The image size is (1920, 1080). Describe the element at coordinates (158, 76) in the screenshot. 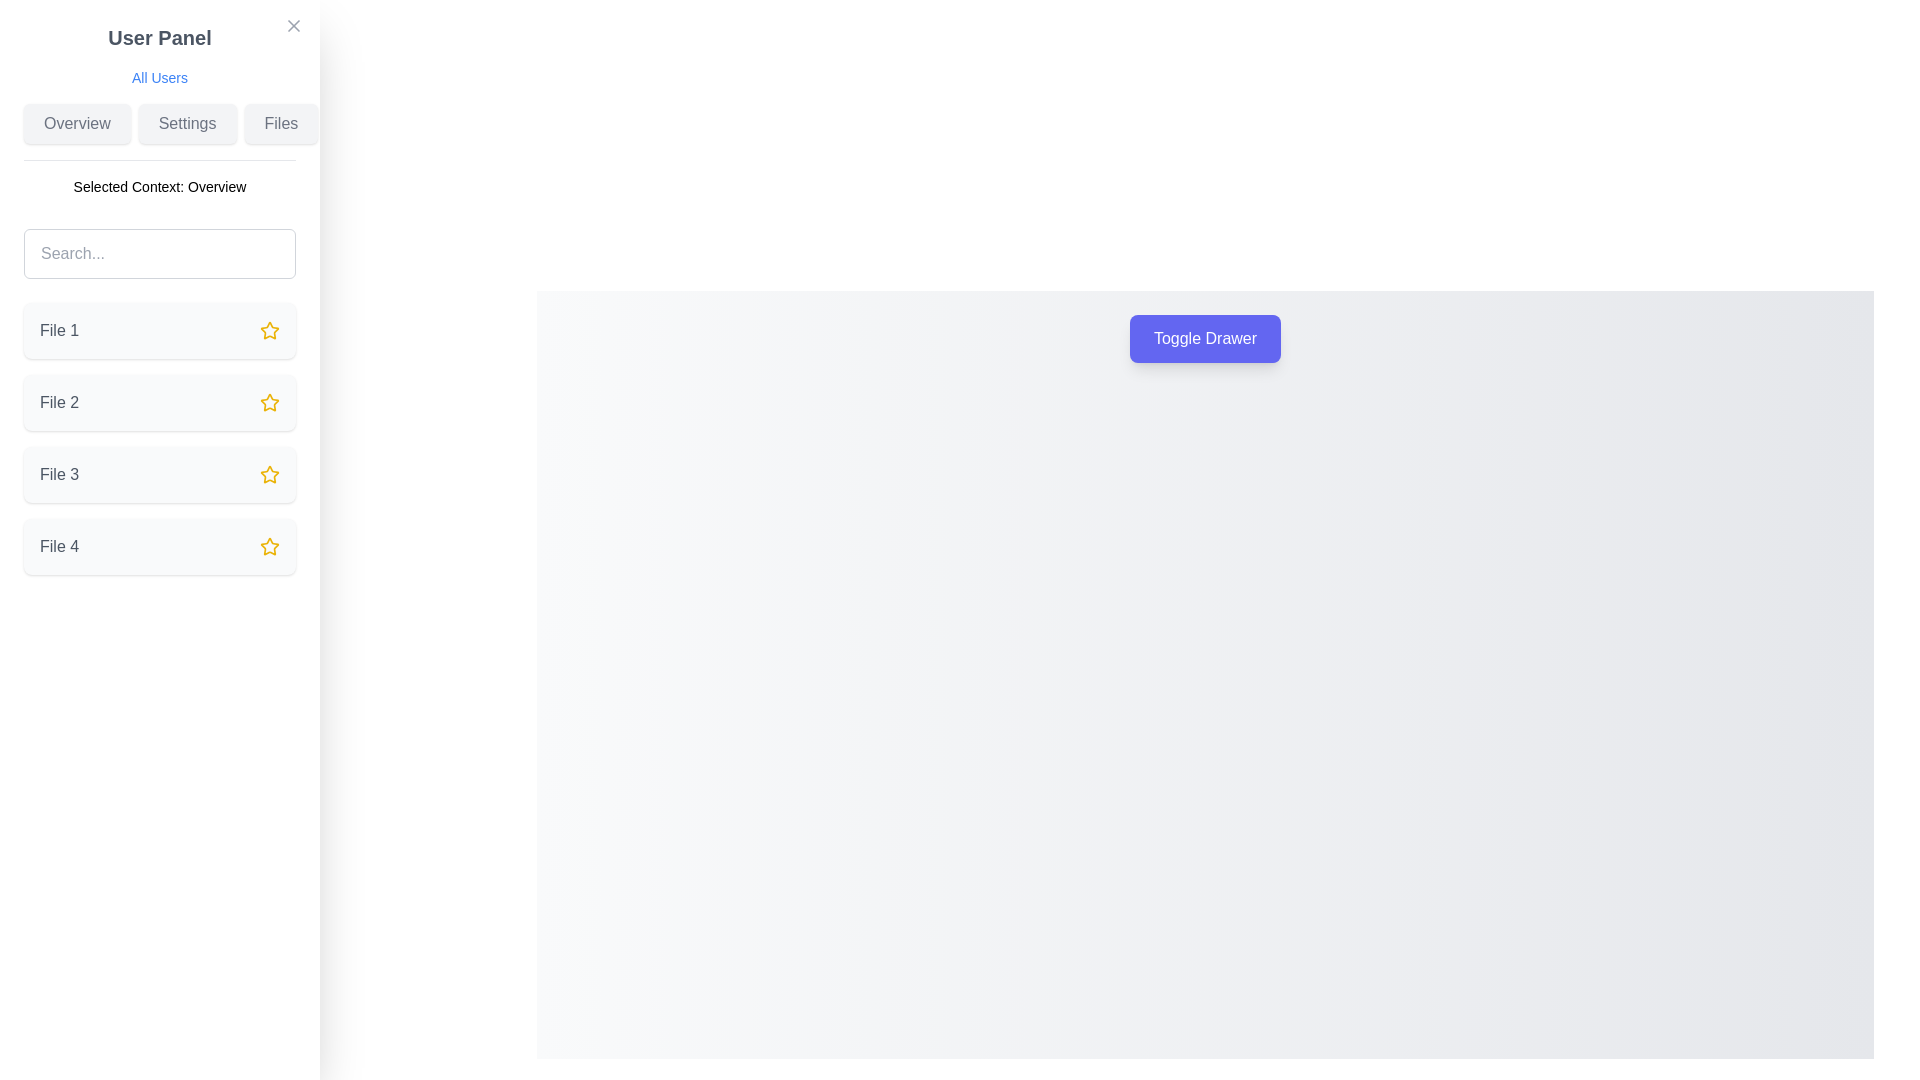

I see `the interactive label located below the 'User Panel' heading and above the 'Overview', 'Settings', 'Files' section to direct the user to the user list or summary` at that location.